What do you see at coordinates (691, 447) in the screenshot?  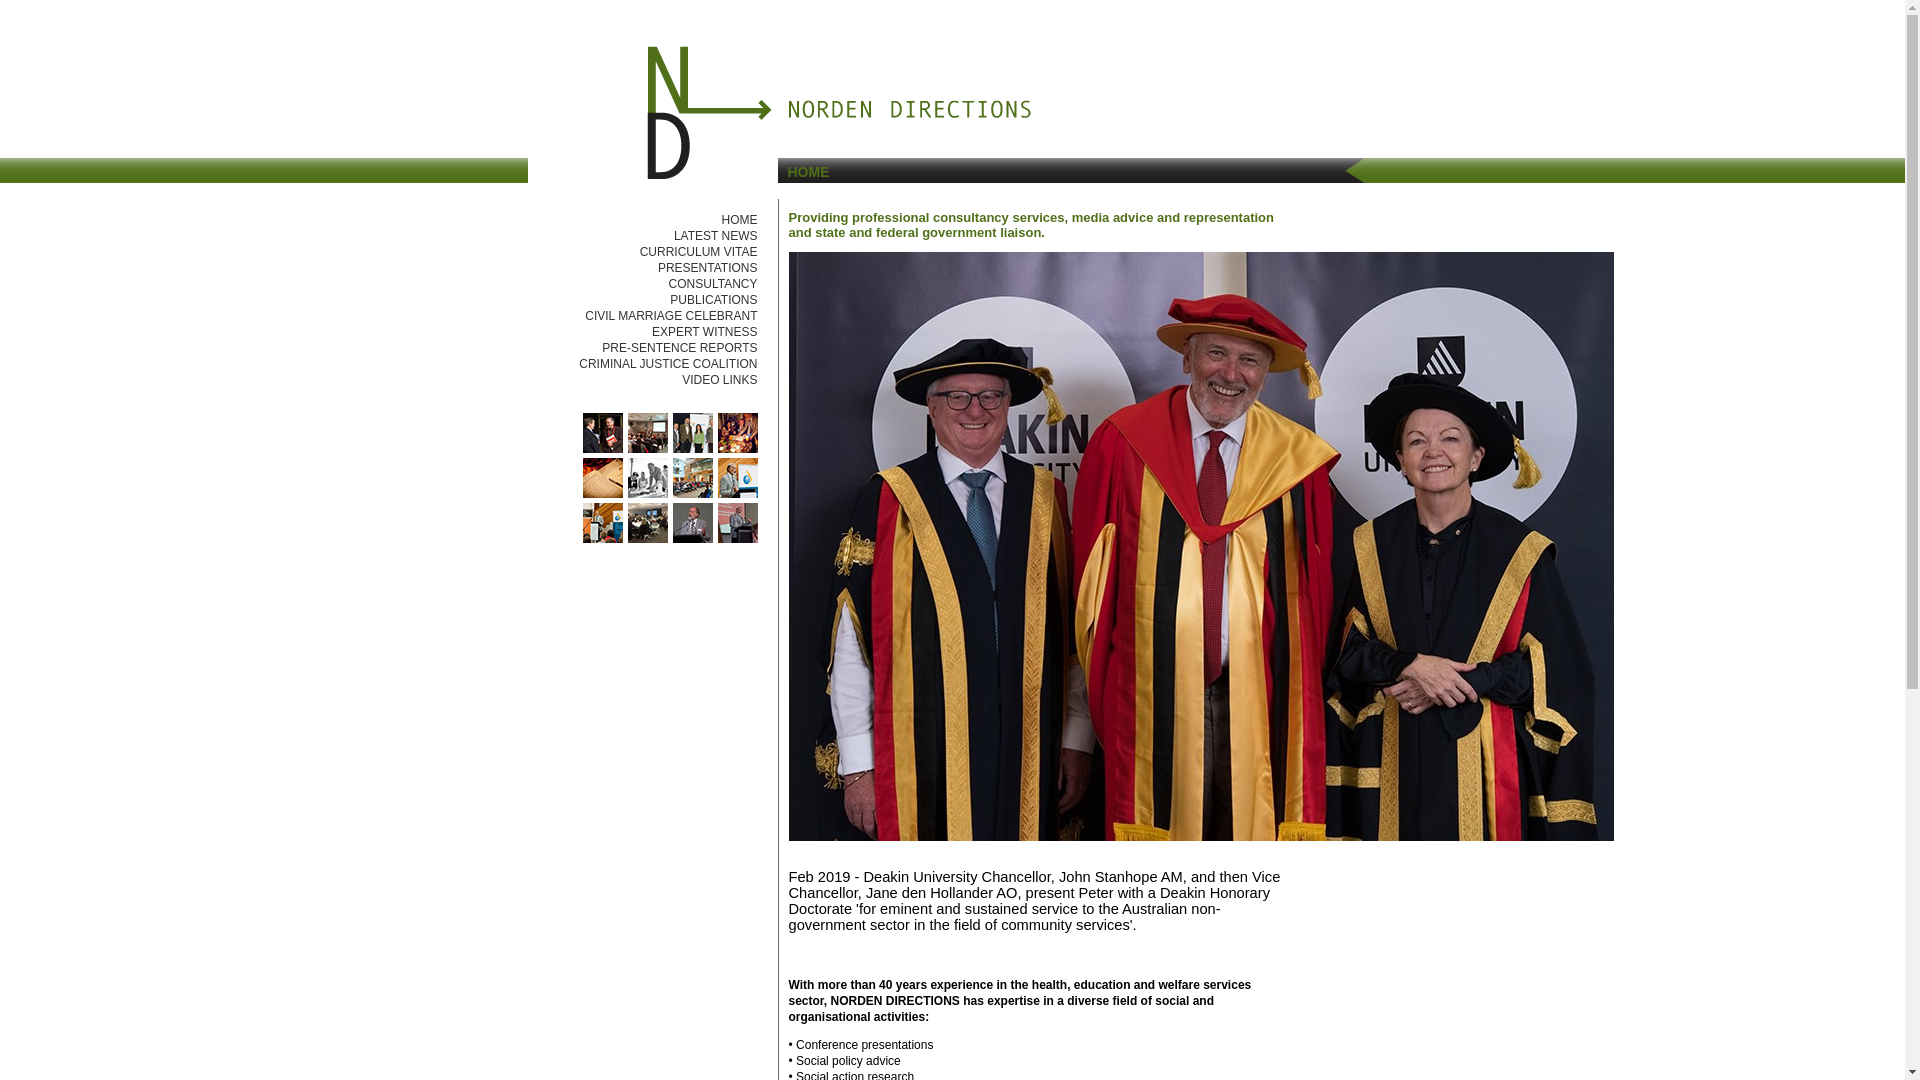 I see `'Coach Conference'` at bounding box center [691, 447].